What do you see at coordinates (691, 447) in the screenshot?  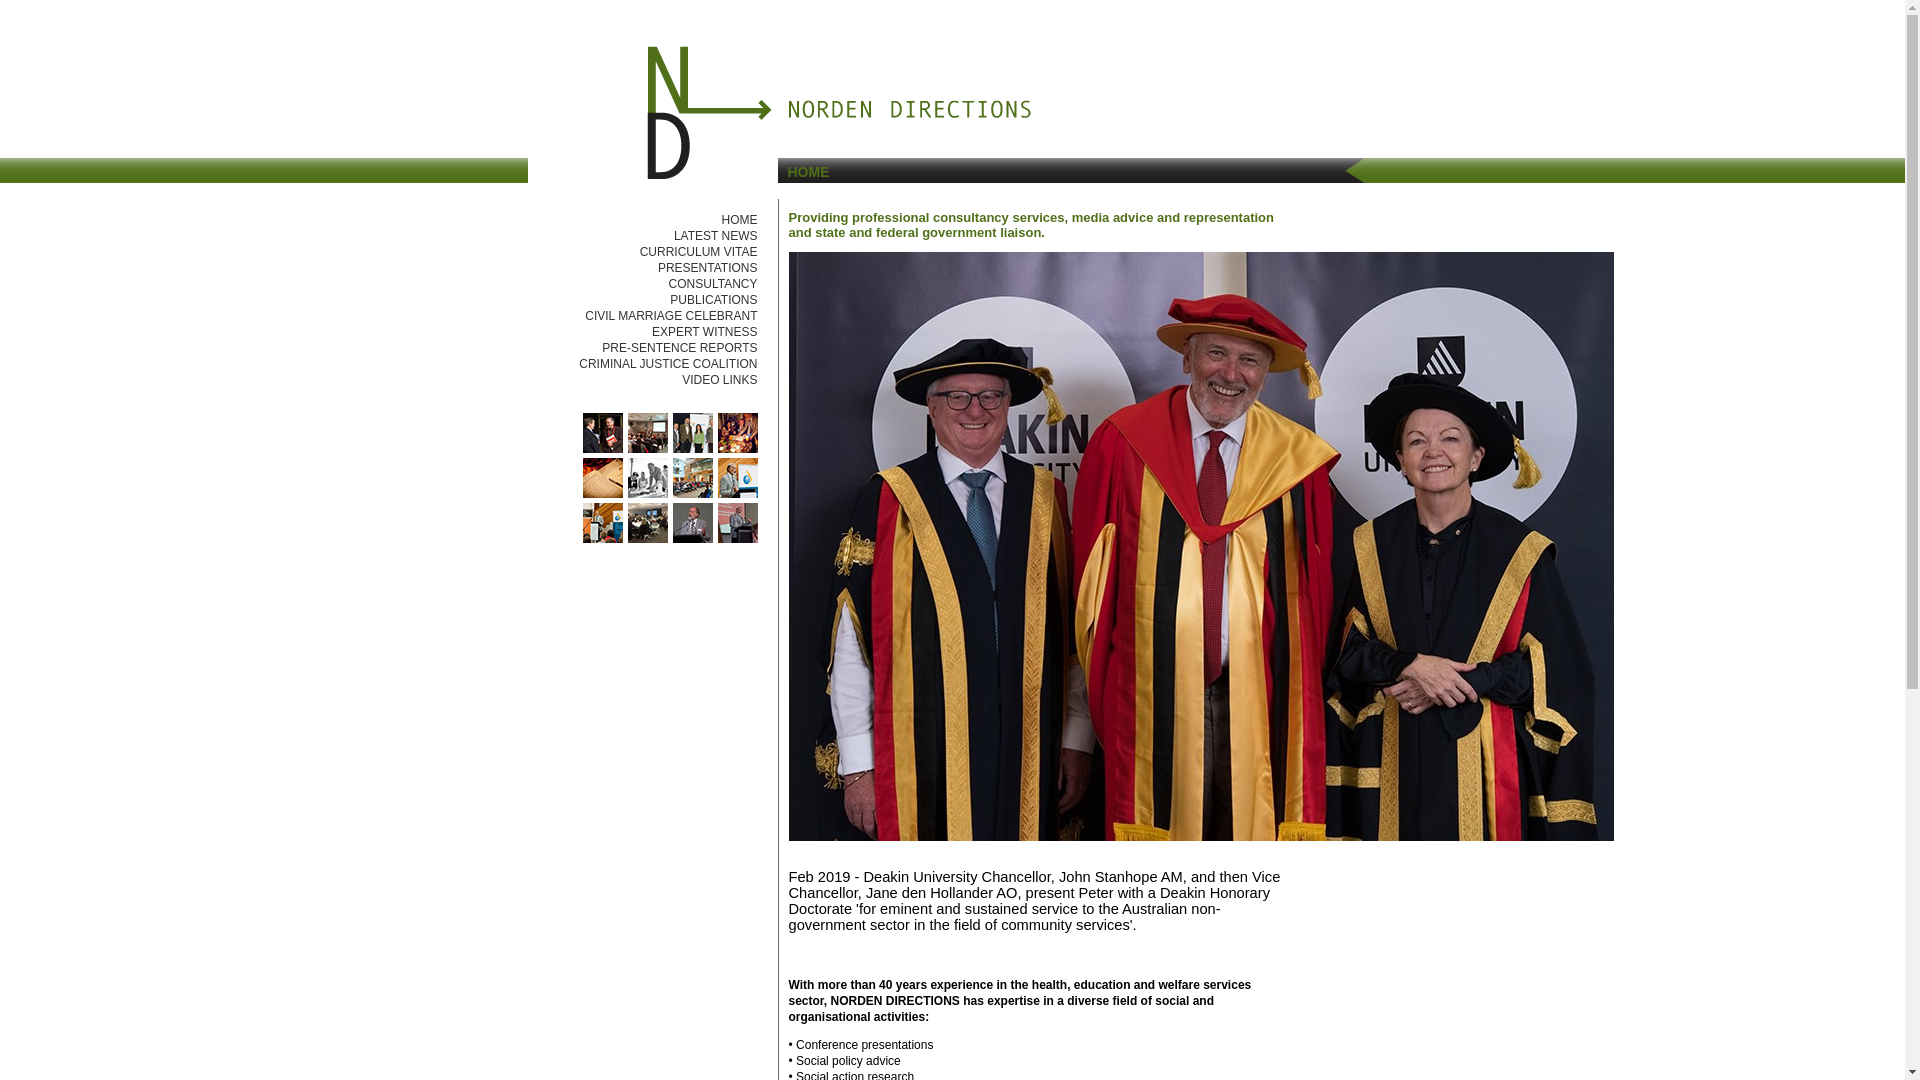 I see `'Coach Conference'` at bounding box center [691, 447].